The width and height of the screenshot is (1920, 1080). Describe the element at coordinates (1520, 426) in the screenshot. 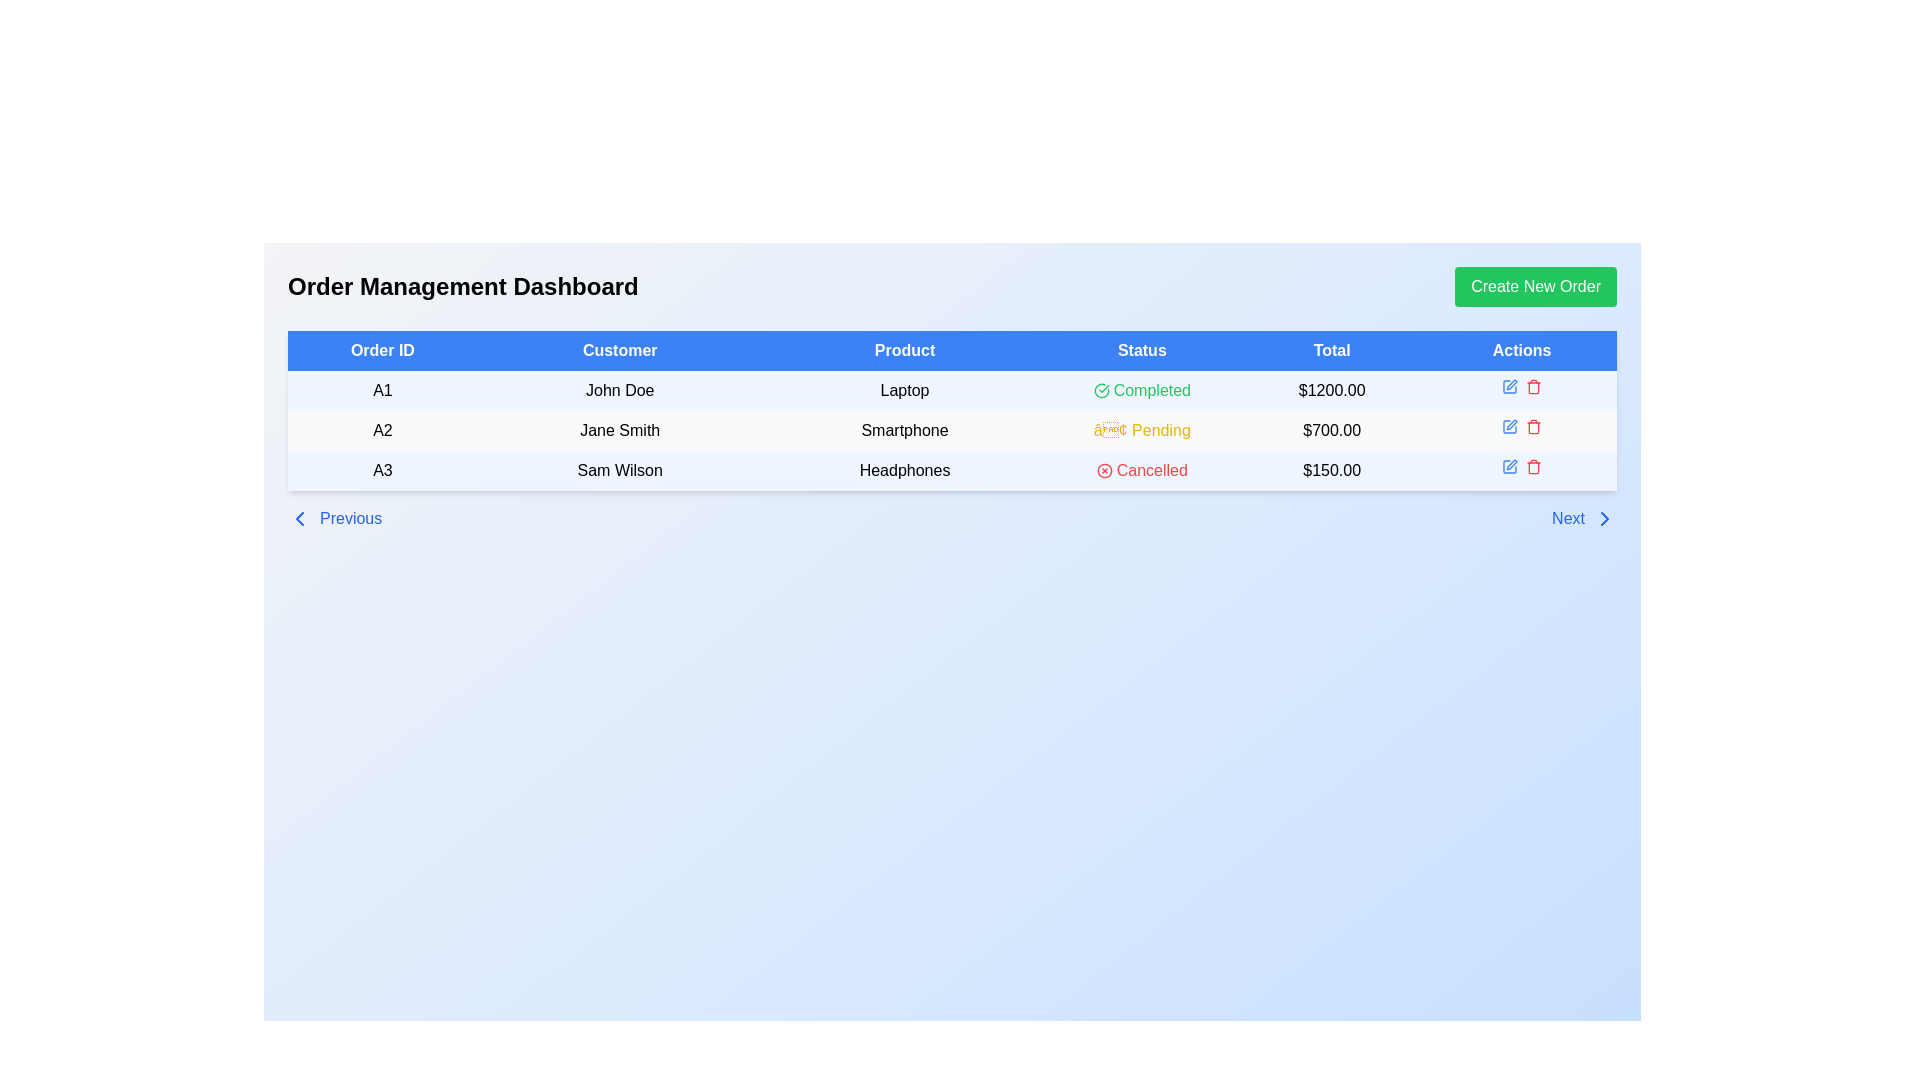

I see `the edit icon in the button group located in the 'Actions' column of the row for 'Jane Smith's order for the 'Smartphone'` at that location.